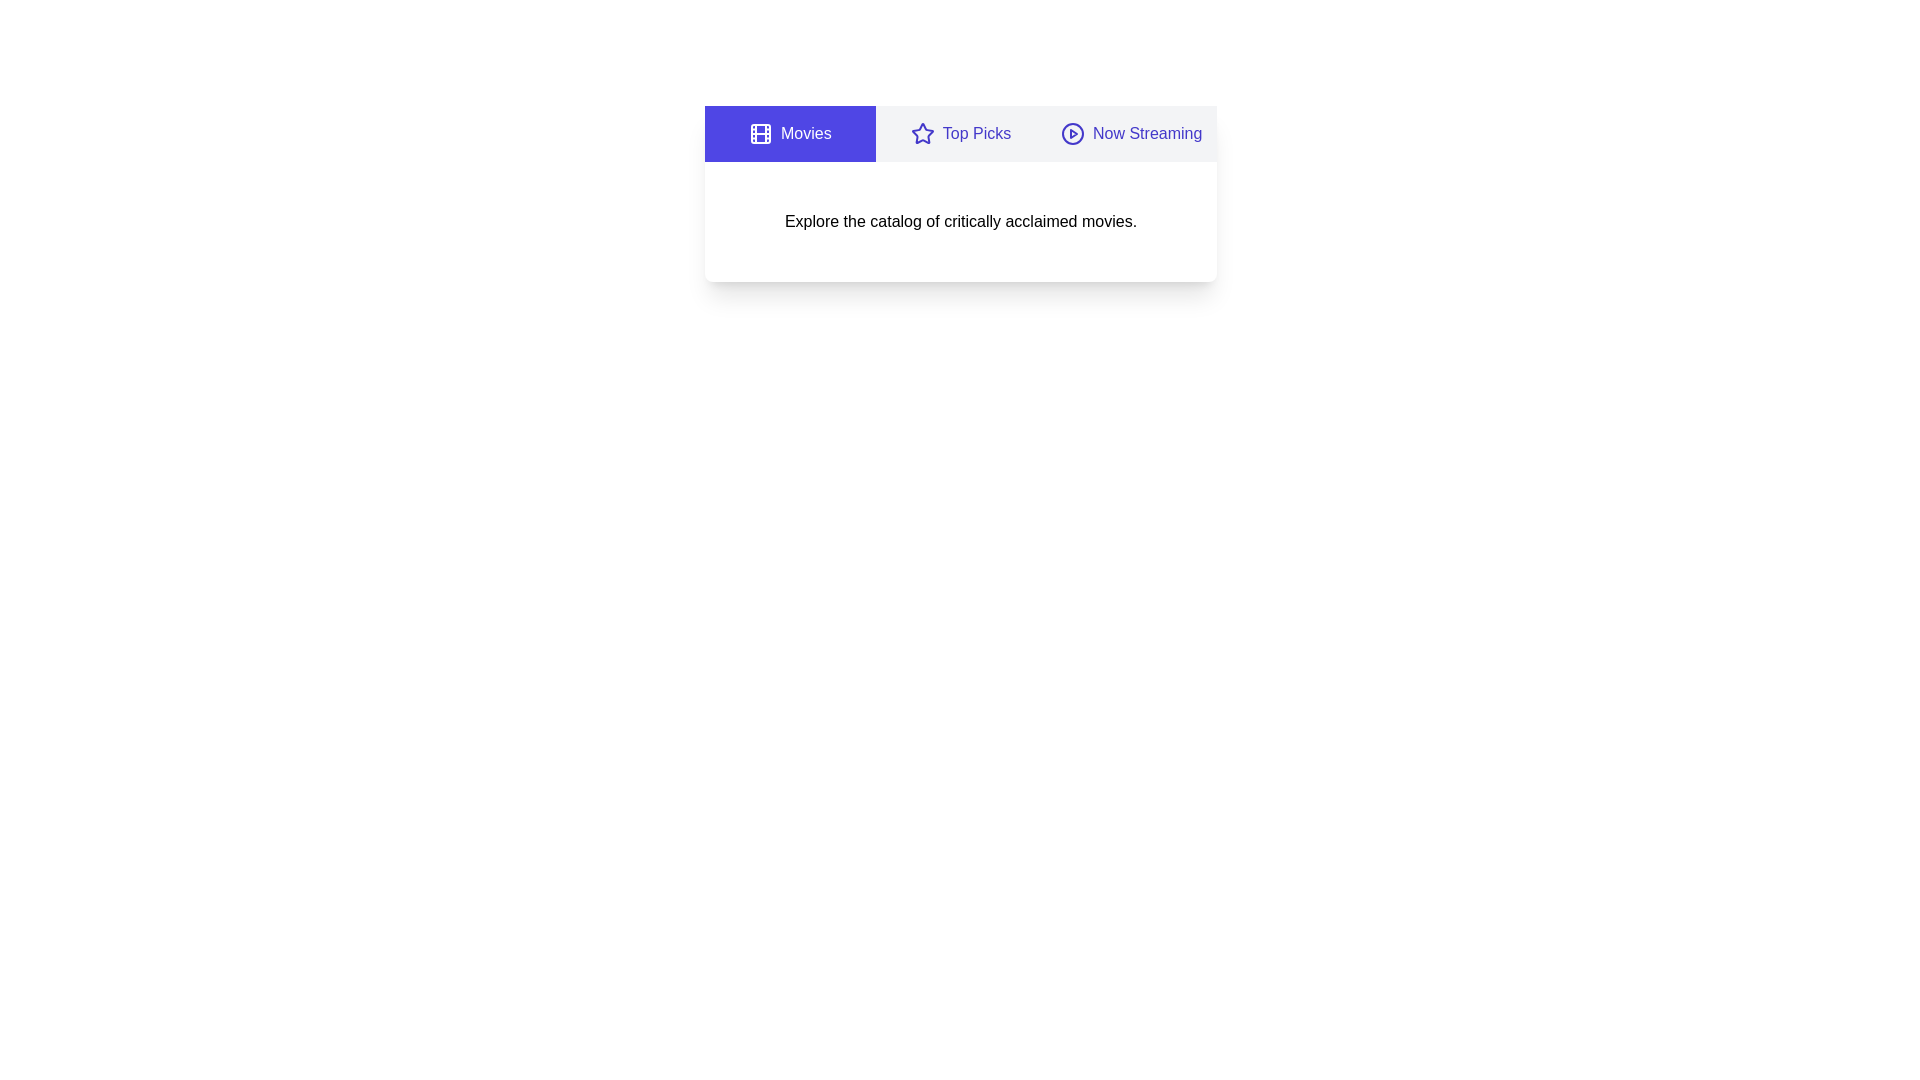 This screenshot has width=1920, height=1080. Describe the element at coordinates (789, 134) in the screenshot. I see `the tab corresponding to Movies` at that location.